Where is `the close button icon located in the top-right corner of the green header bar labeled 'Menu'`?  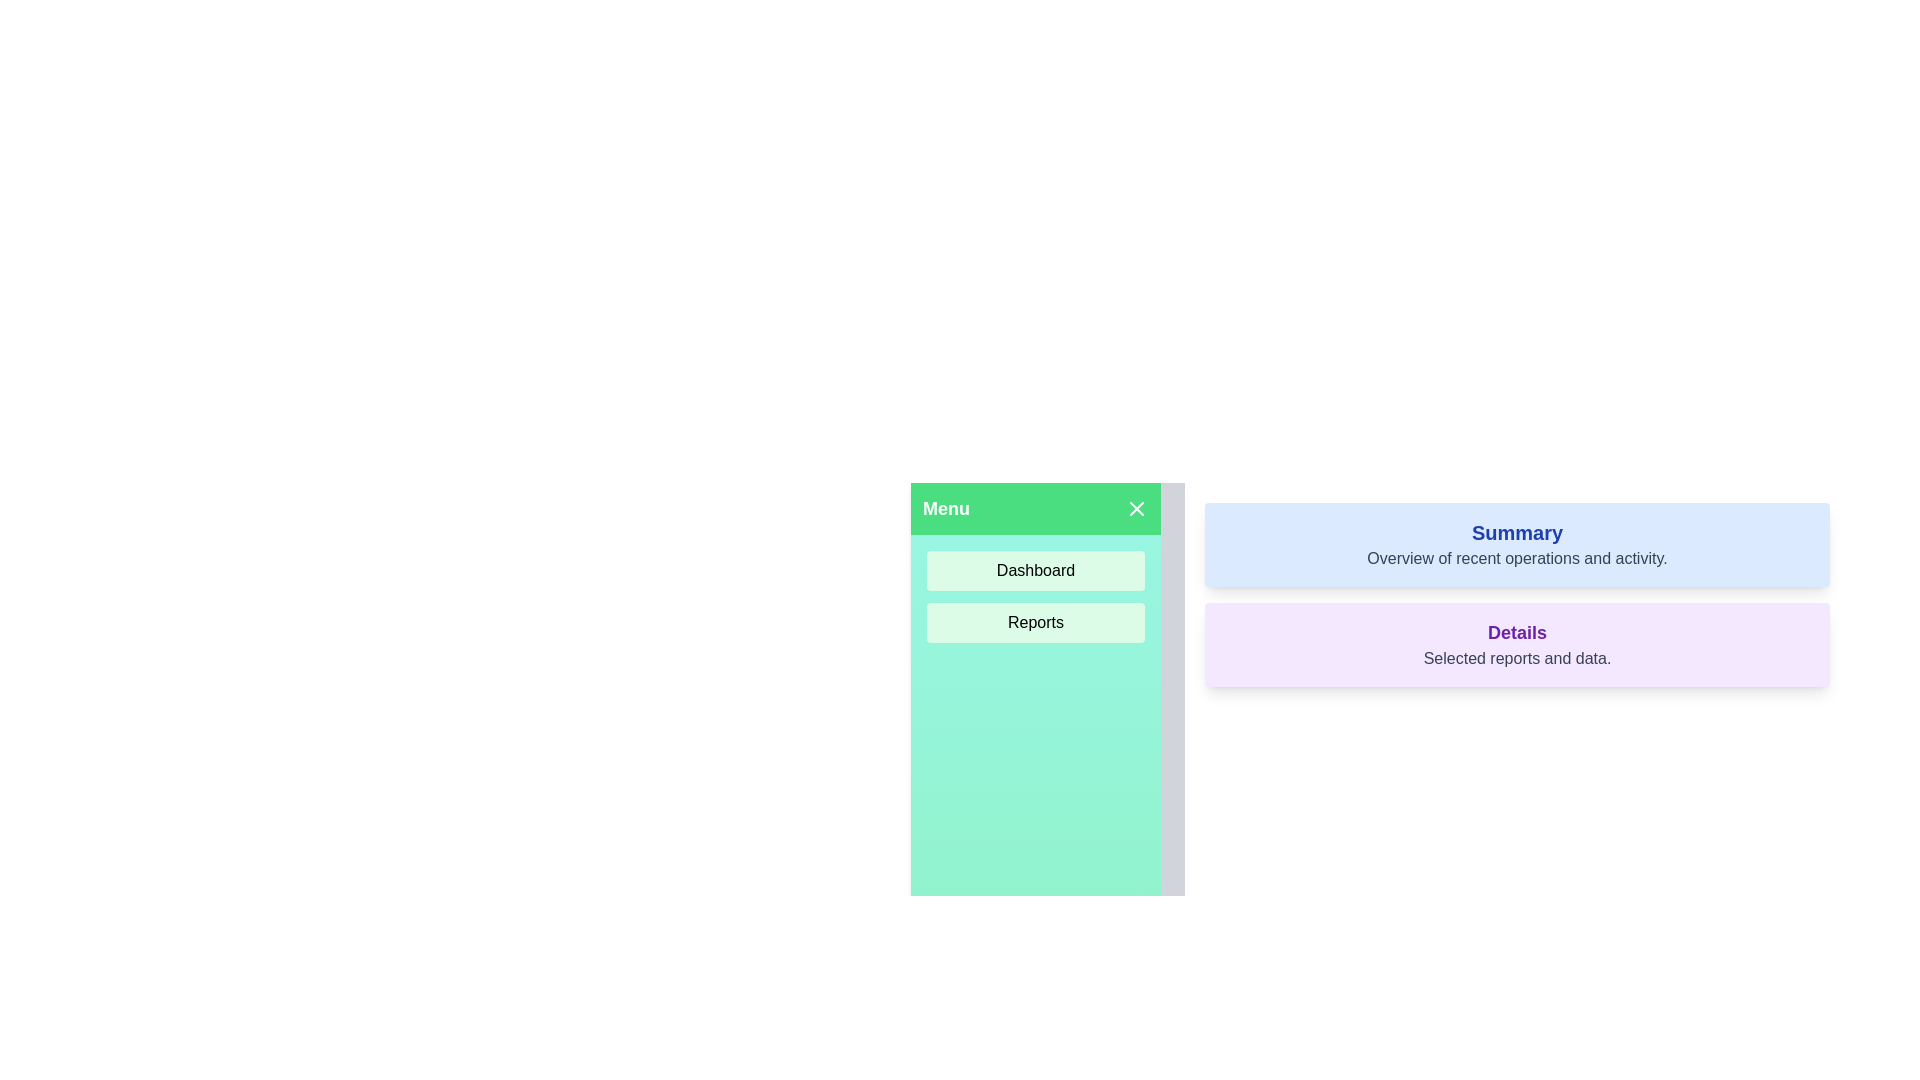 the close button icon located in the top-right corner of the green header bar labeled 'Menu' is located at coordinates (1137, 508).